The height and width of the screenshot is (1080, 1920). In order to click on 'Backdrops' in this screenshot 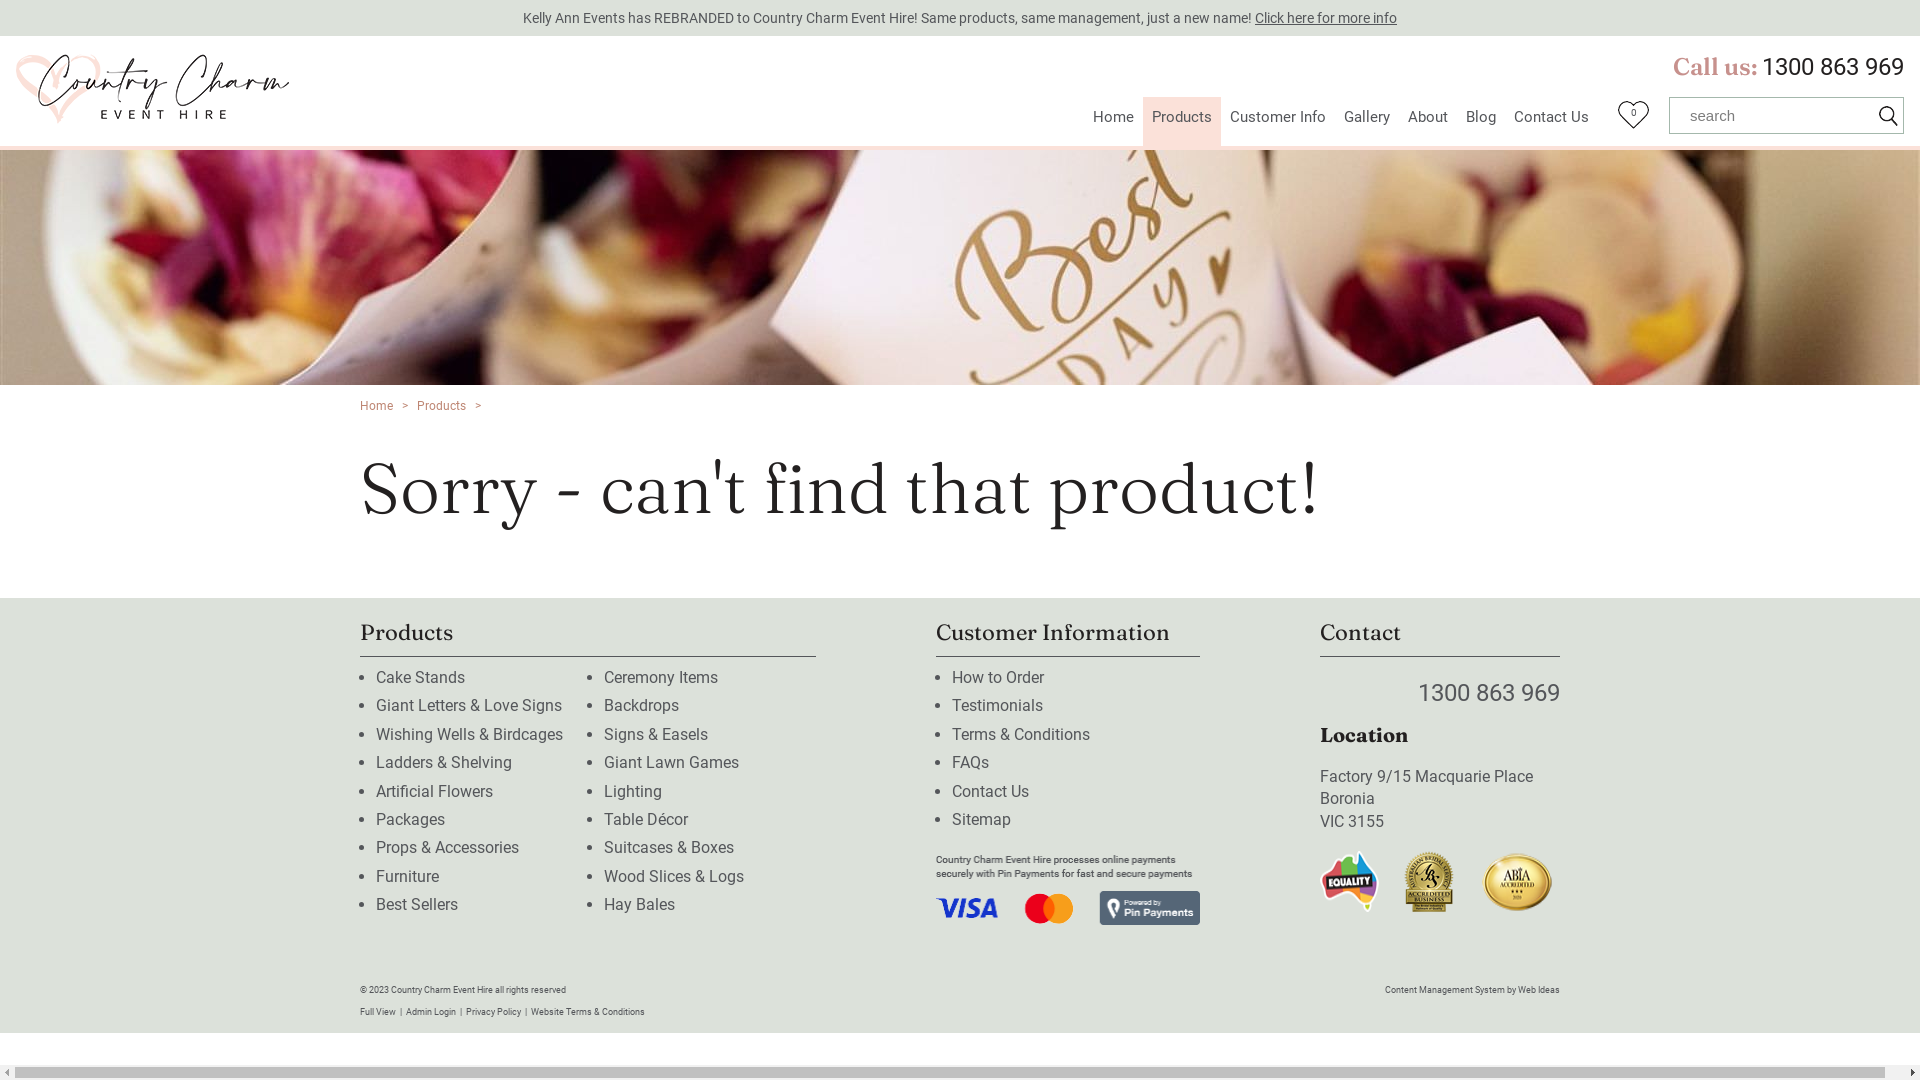, I will do `click(641, 704)`.